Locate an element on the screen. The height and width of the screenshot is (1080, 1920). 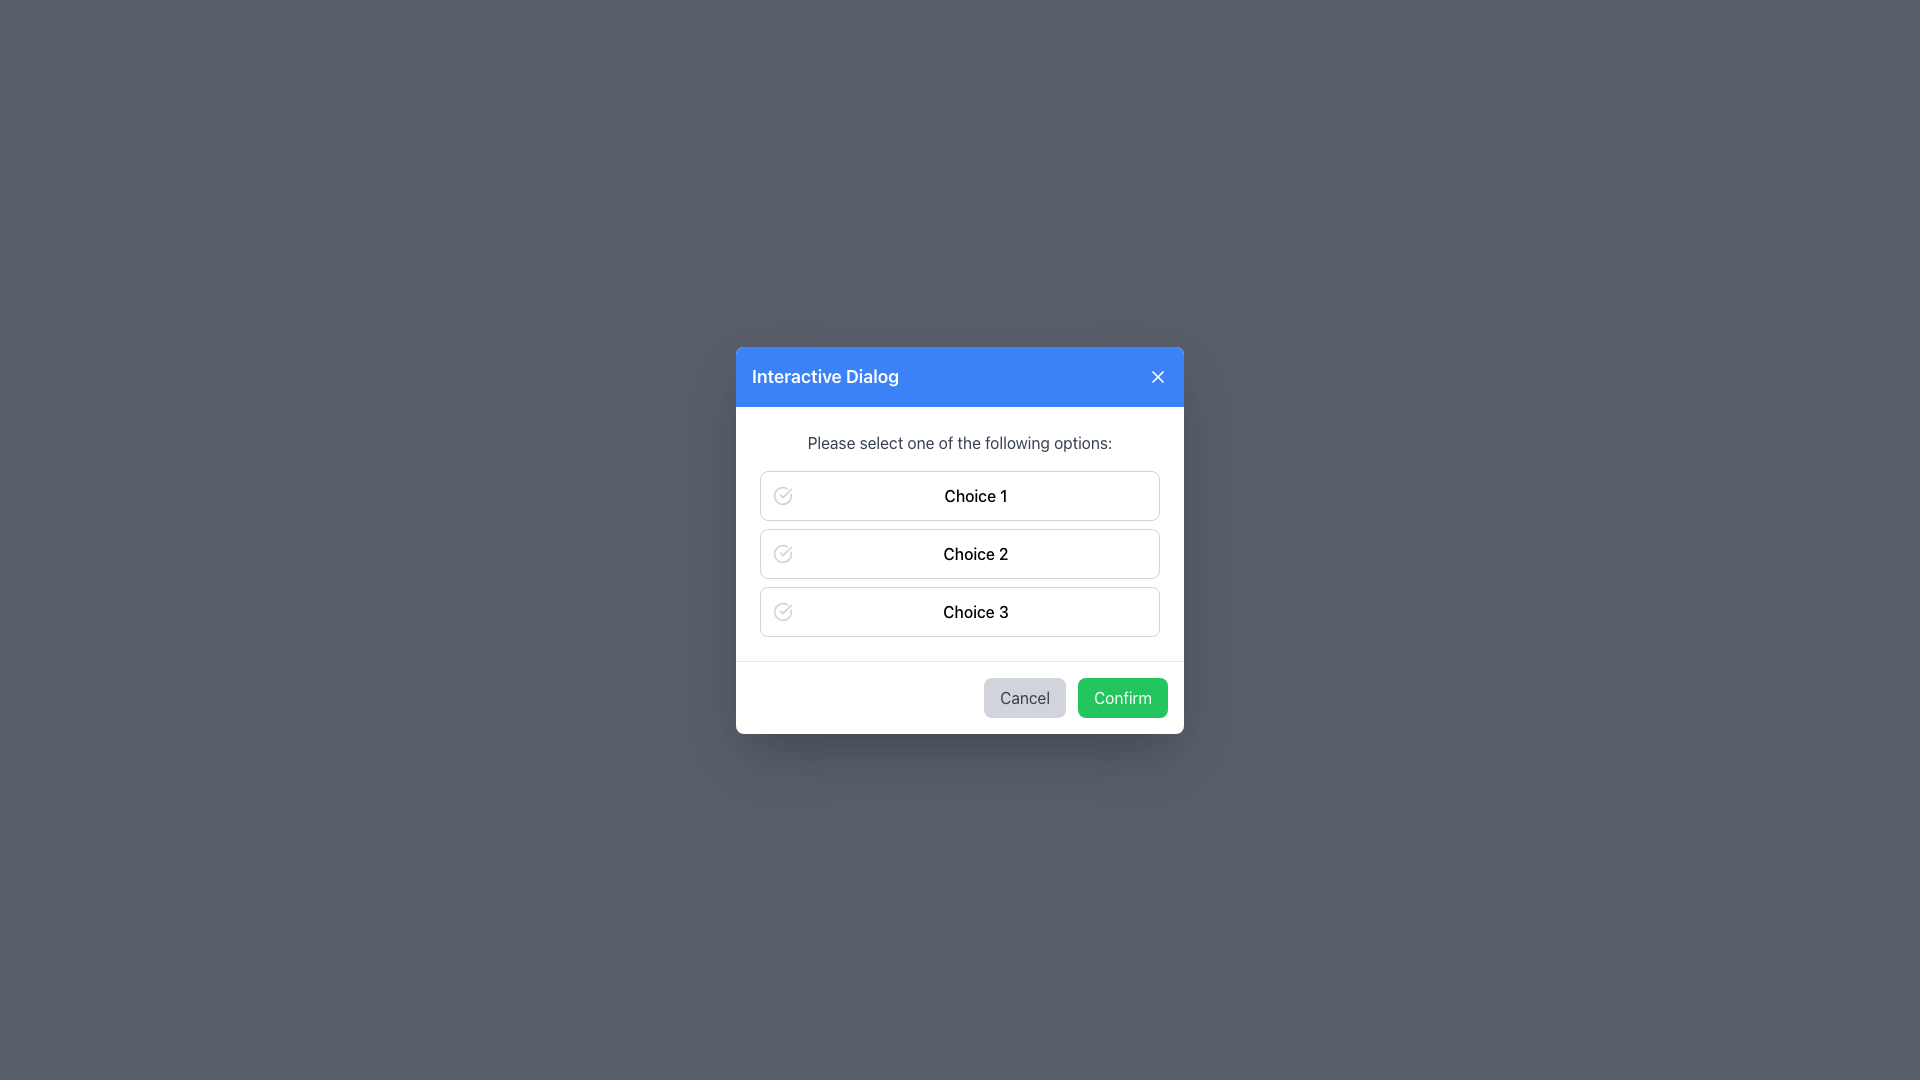
the white 'X' icon button in the upper-right corner of the dialog header is located at coordinates (1157, 375).